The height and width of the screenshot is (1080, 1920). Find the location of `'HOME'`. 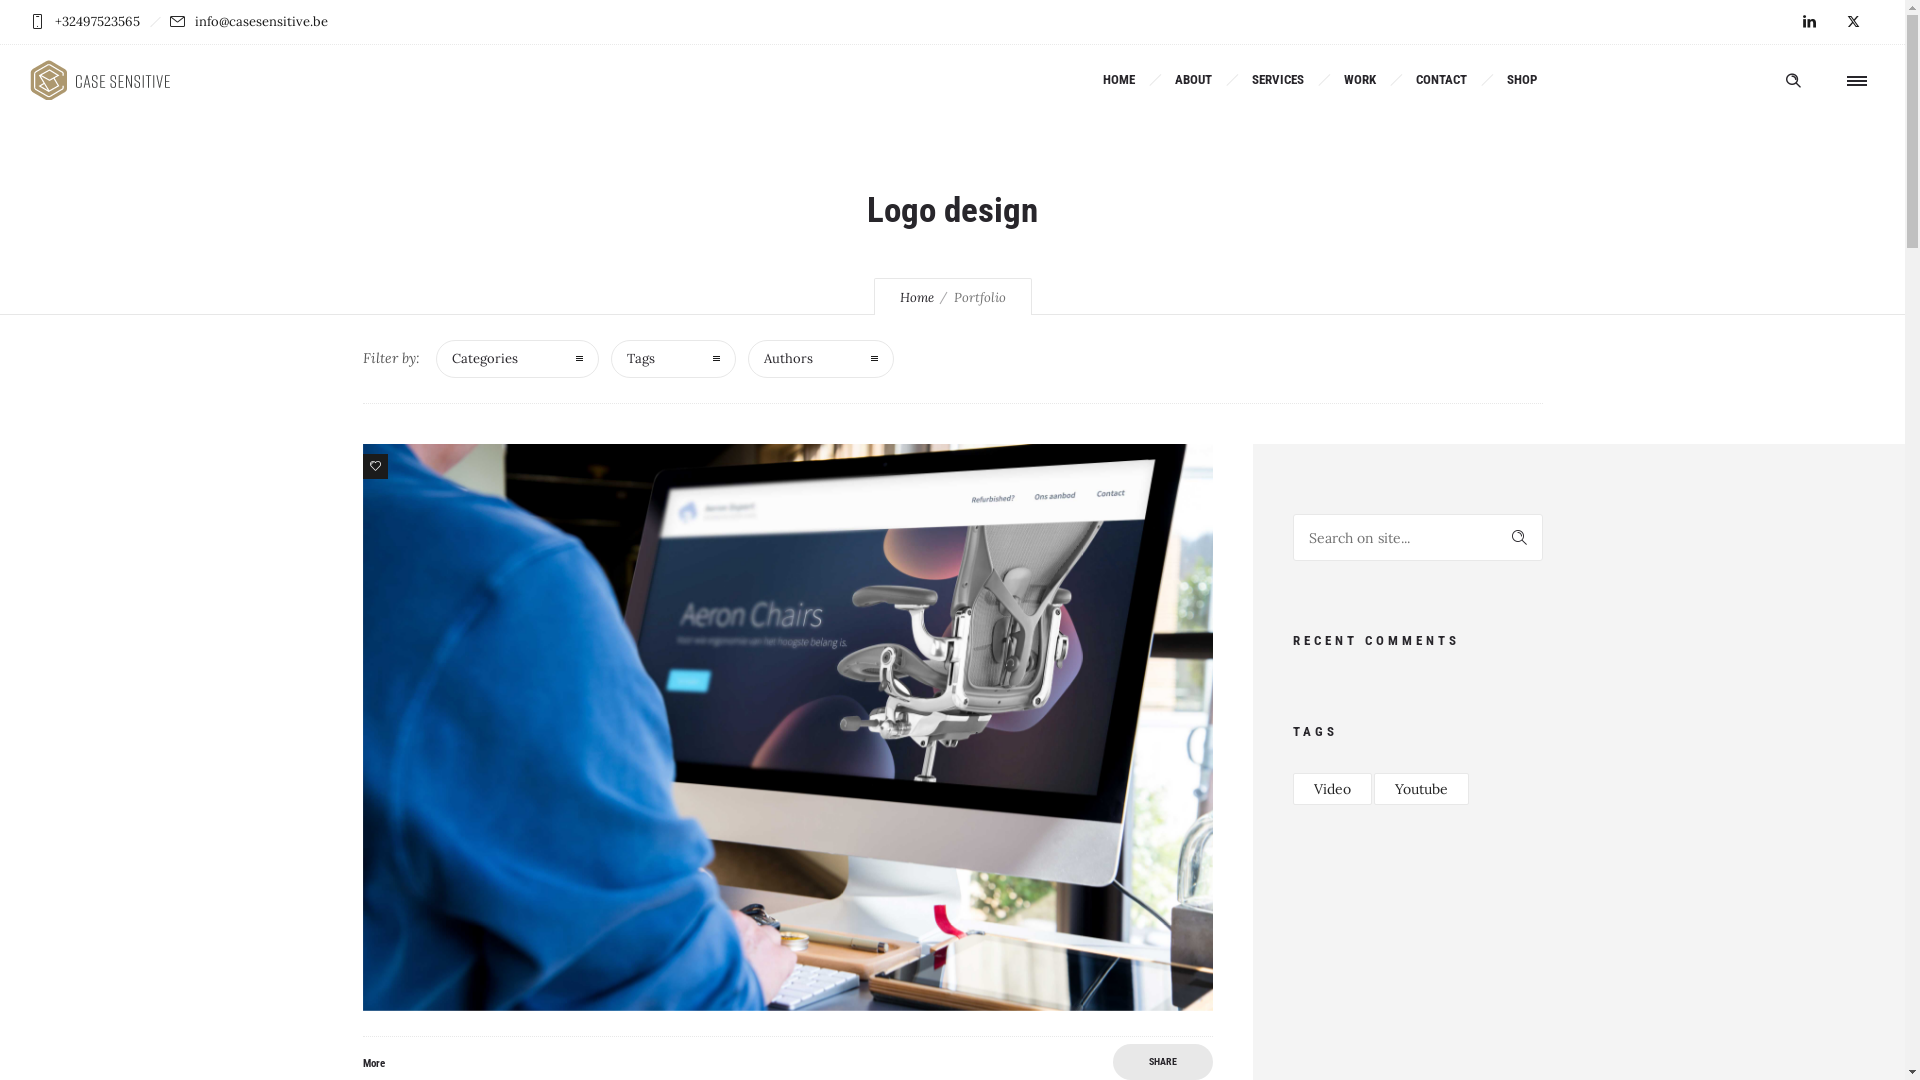

'HOME' is located at coordinates (1117, 79).